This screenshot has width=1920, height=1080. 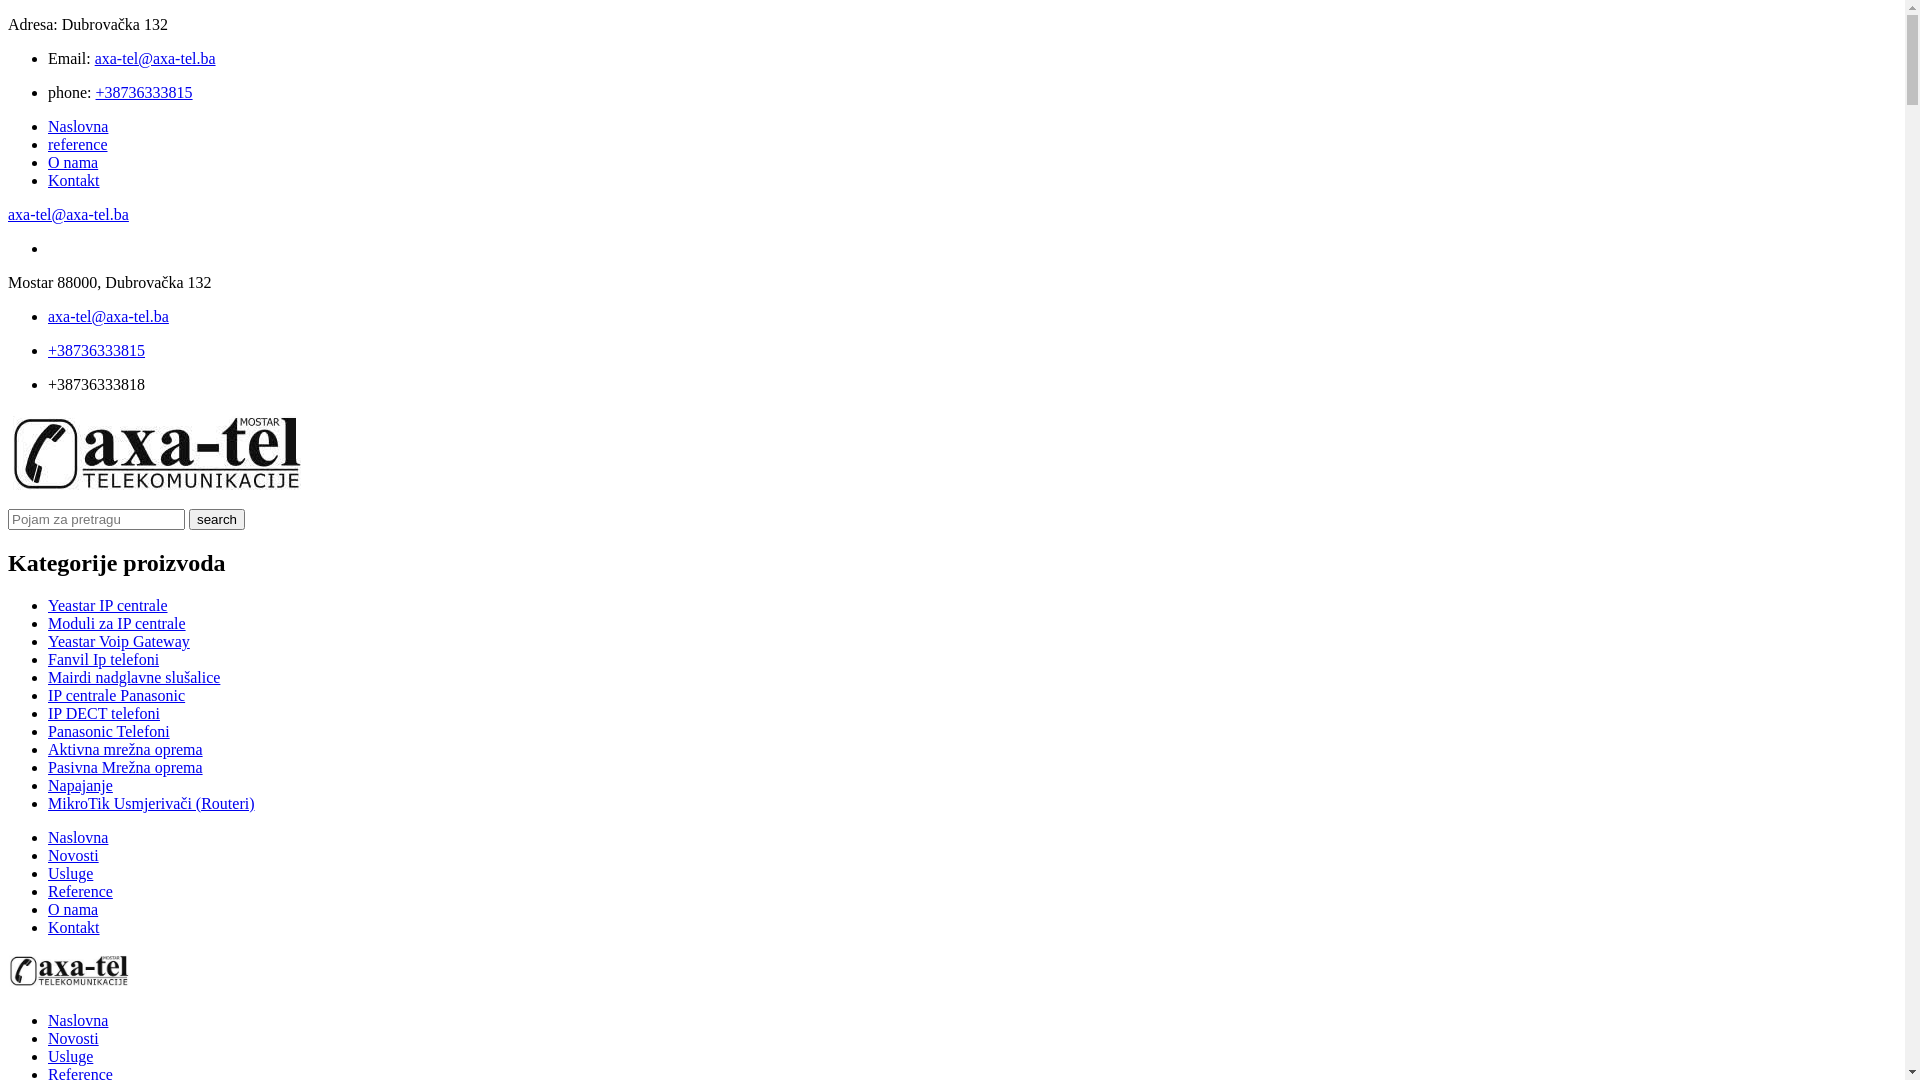 I want to click on 'Moduli za IP centrale', so click(x=115, y=622).